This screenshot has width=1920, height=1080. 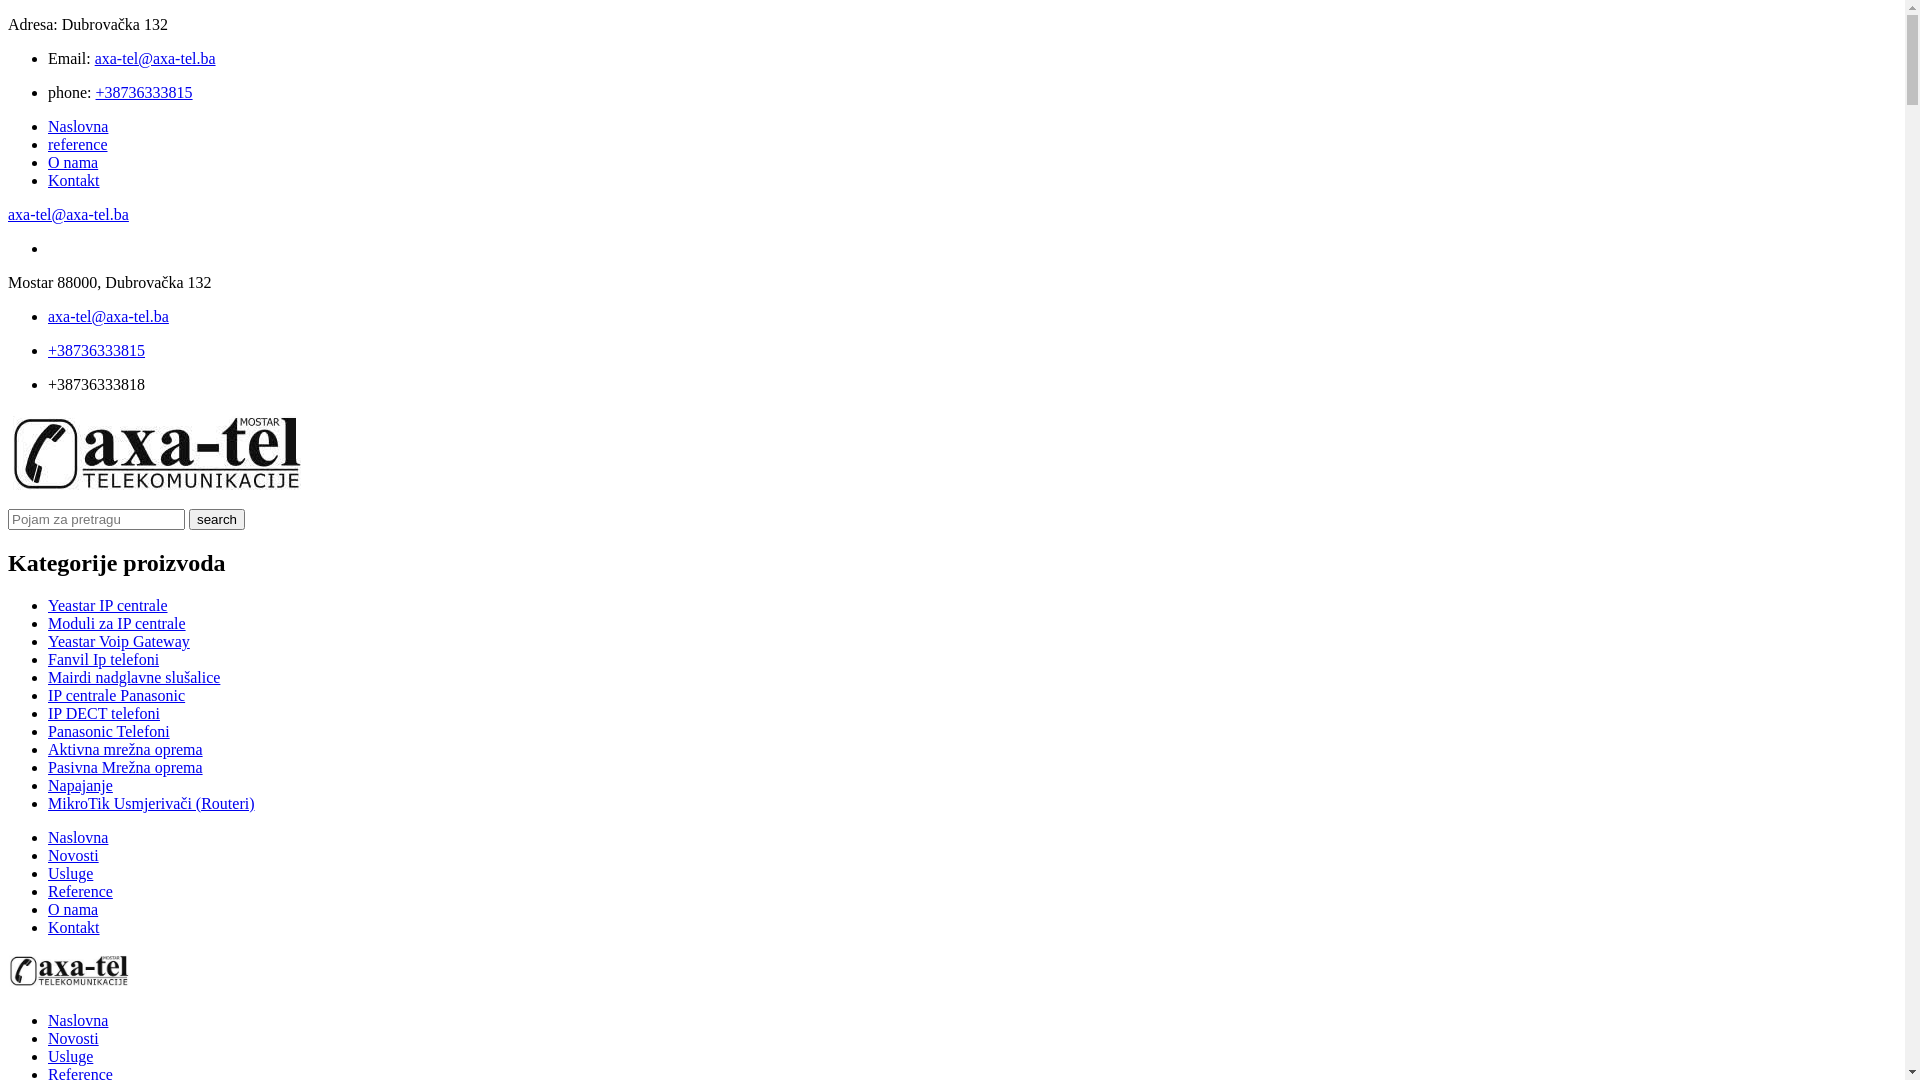 I want to click on 'Moduli za IP centrale', so click(x=115, y=622).